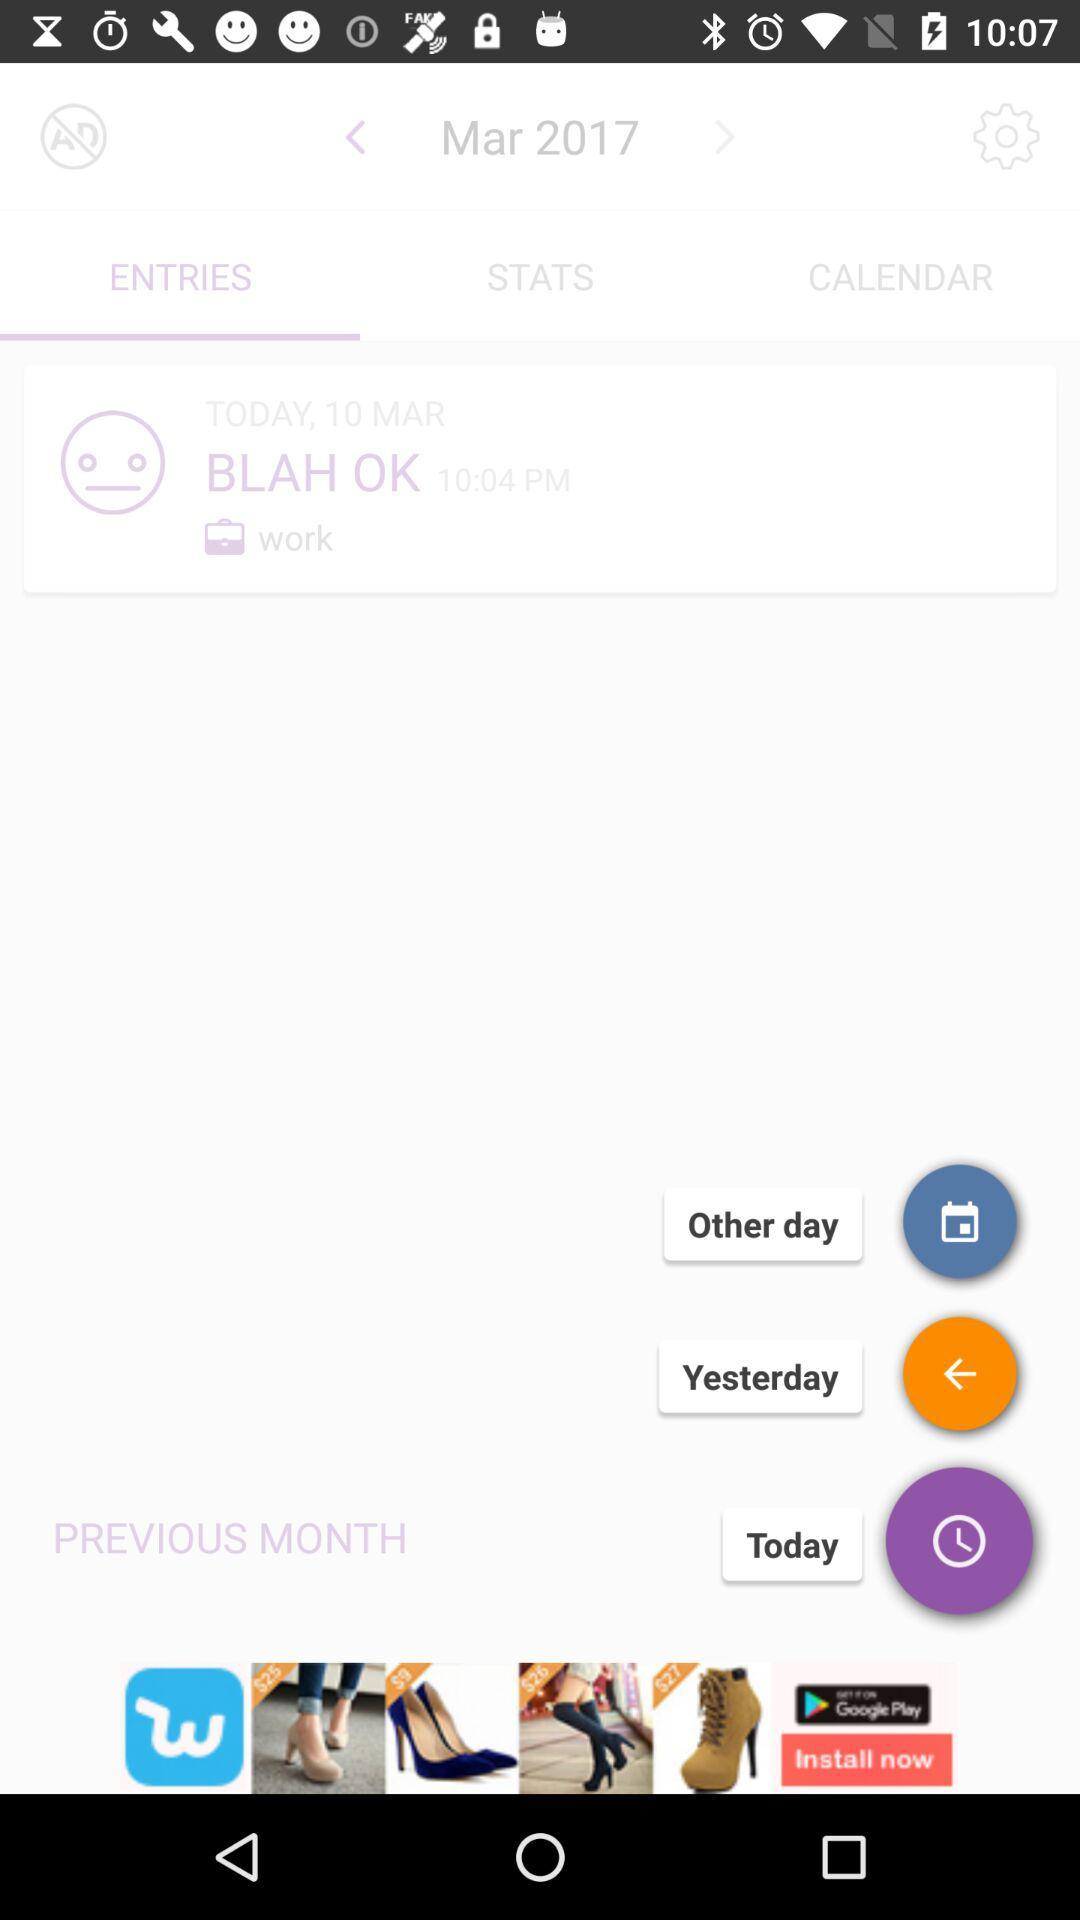 The image size is (1080, 1920). What do you see at coordinates (1006, 135) in the screenshot?
I see `the settings icon` at bounding box center [1006, 135].